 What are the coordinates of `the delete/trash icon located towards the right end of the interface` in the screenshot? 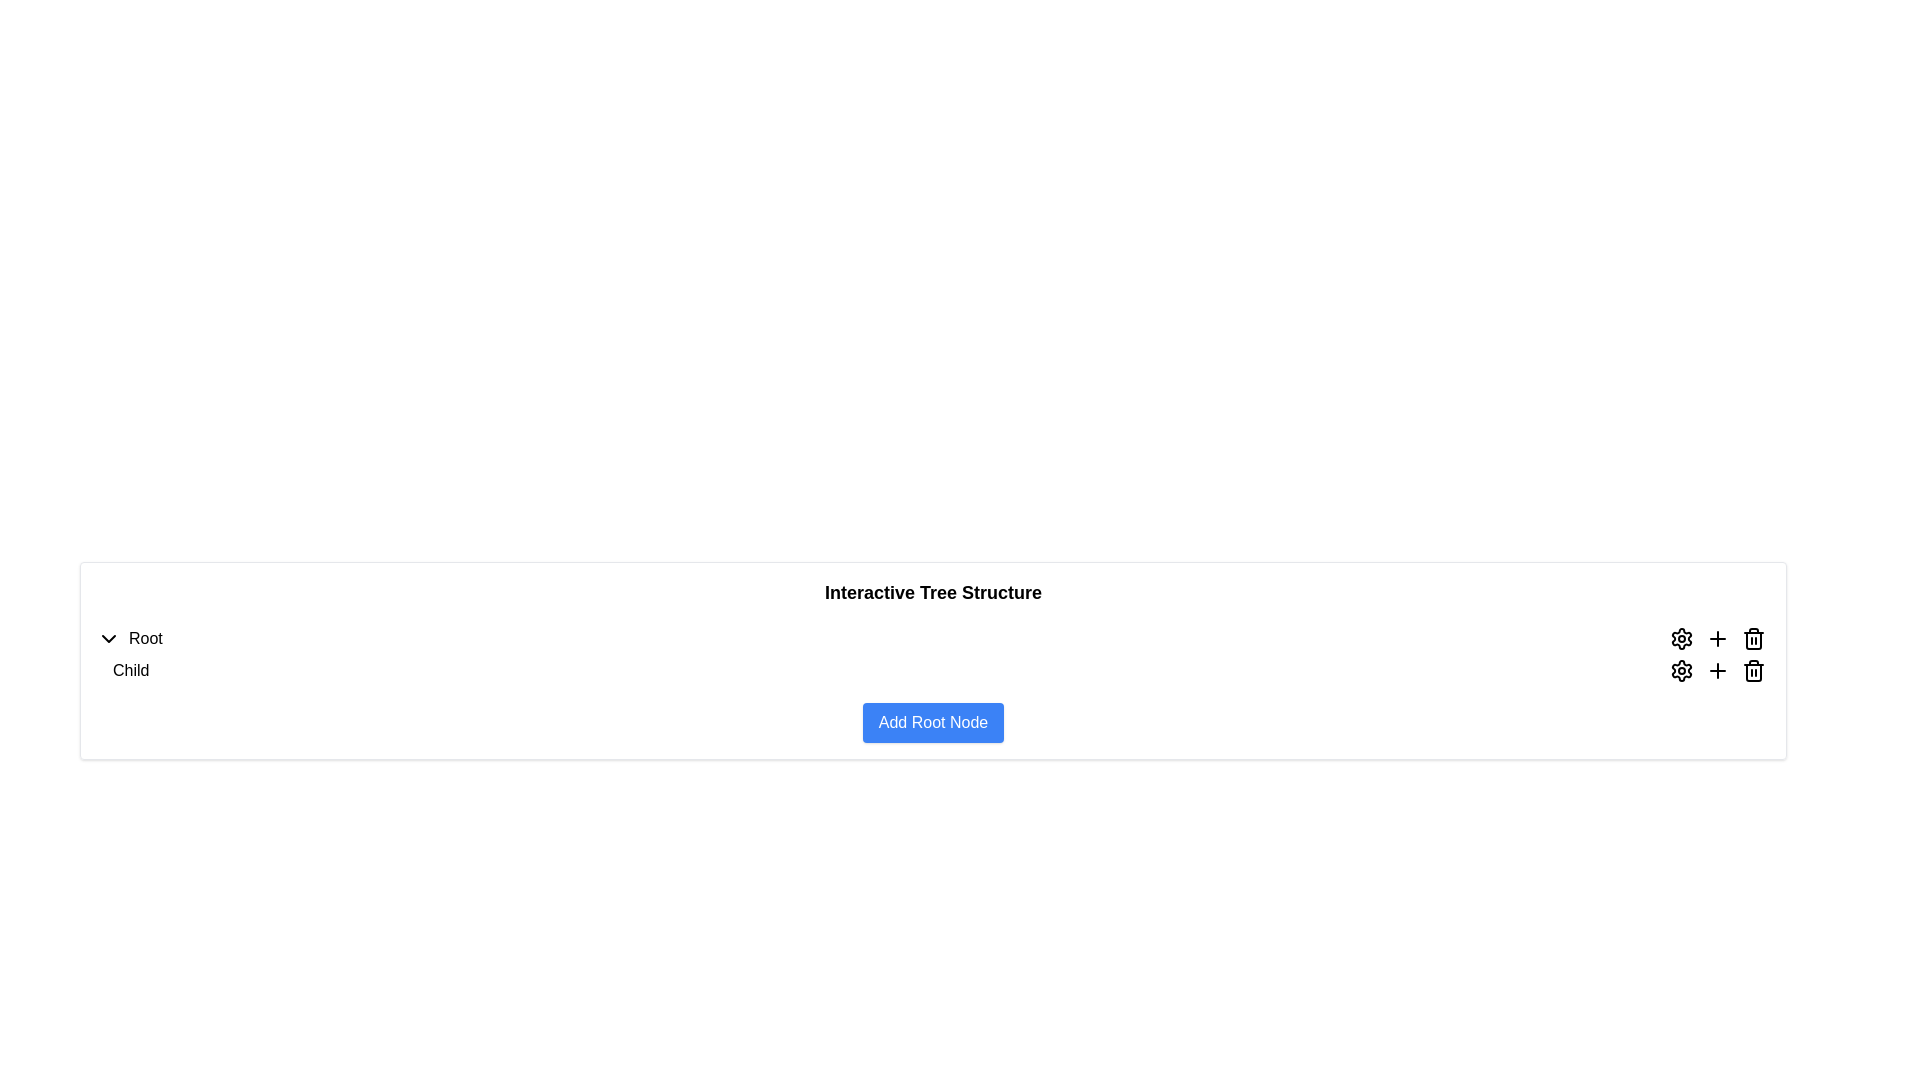 It's located at (1752, 640).